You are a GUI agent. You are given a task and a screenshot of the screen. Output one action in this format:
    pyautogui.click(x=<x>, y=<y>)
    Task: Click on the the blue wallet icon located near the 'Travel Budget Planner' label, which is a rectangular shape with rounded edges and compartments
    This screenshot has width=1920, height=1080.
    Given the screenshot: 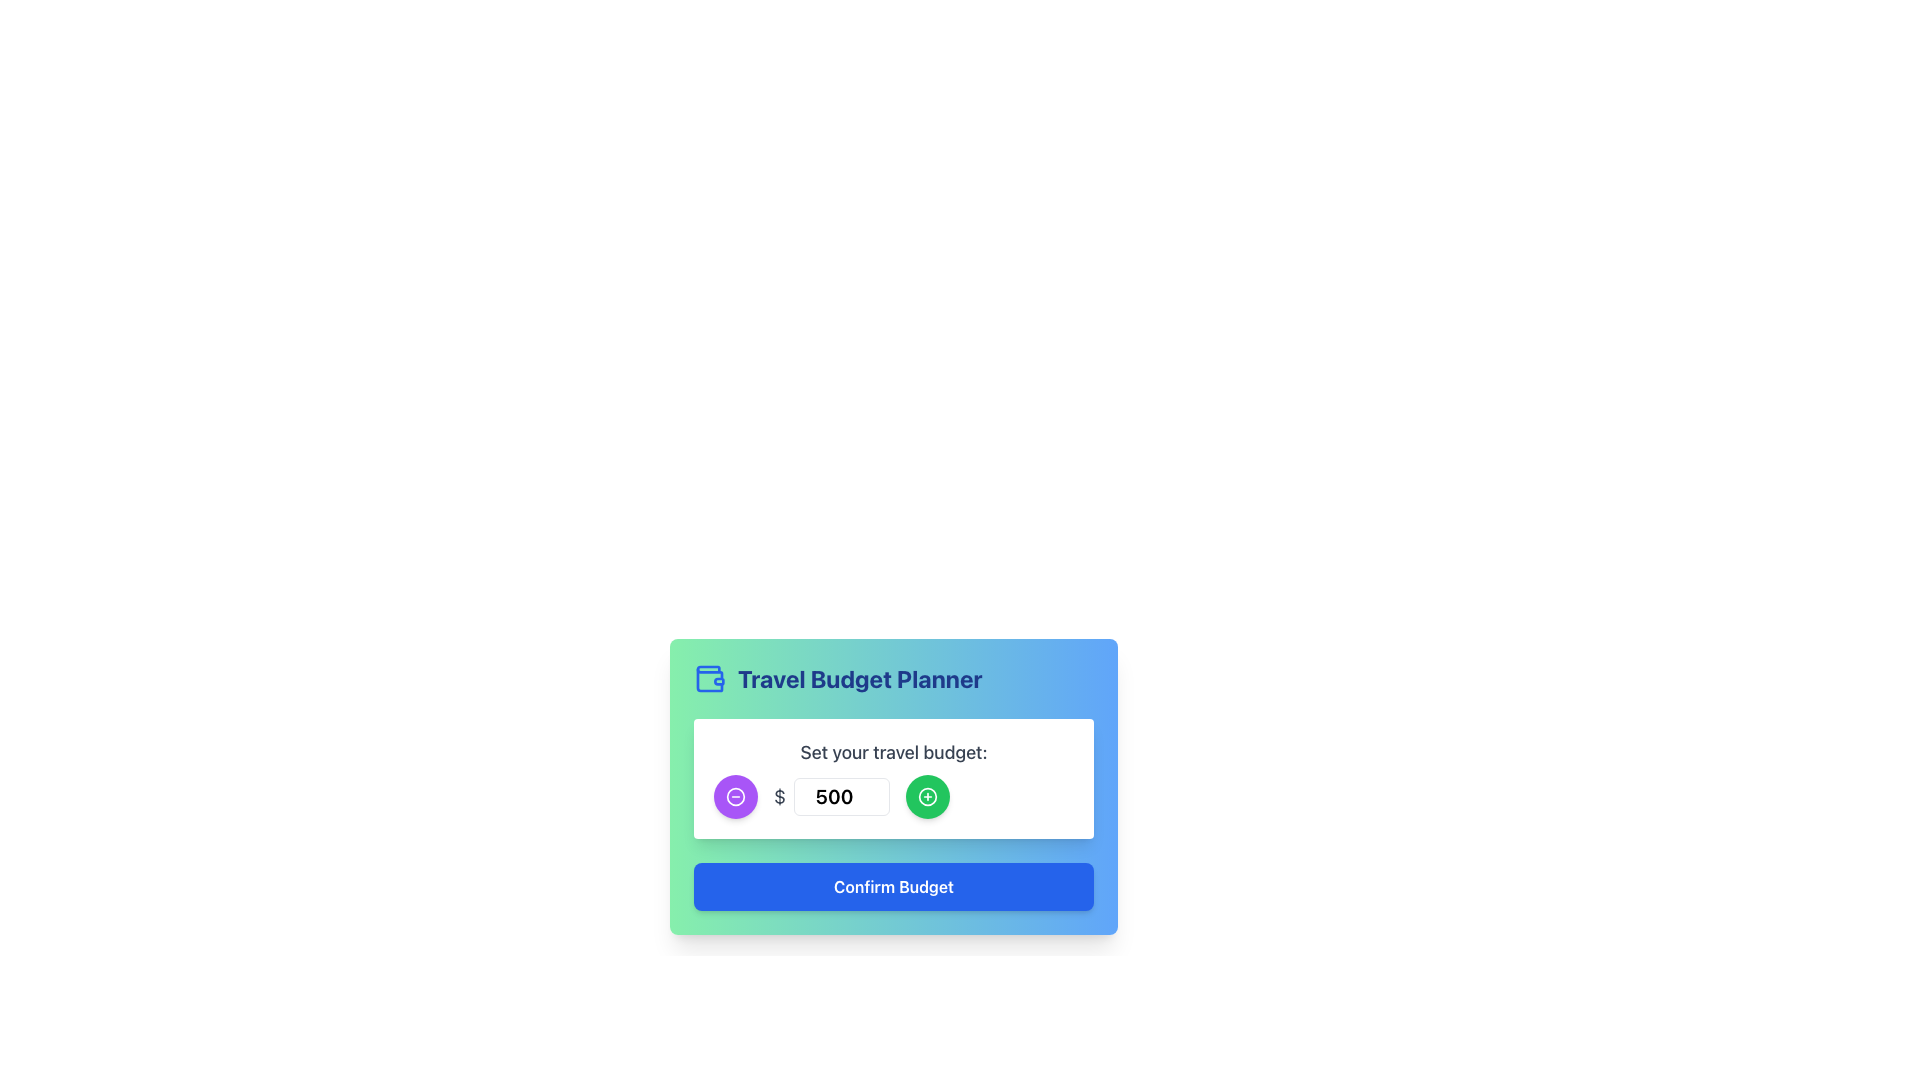 What is the action you would take?
    pyautogui.click(x=710, y=675)
    